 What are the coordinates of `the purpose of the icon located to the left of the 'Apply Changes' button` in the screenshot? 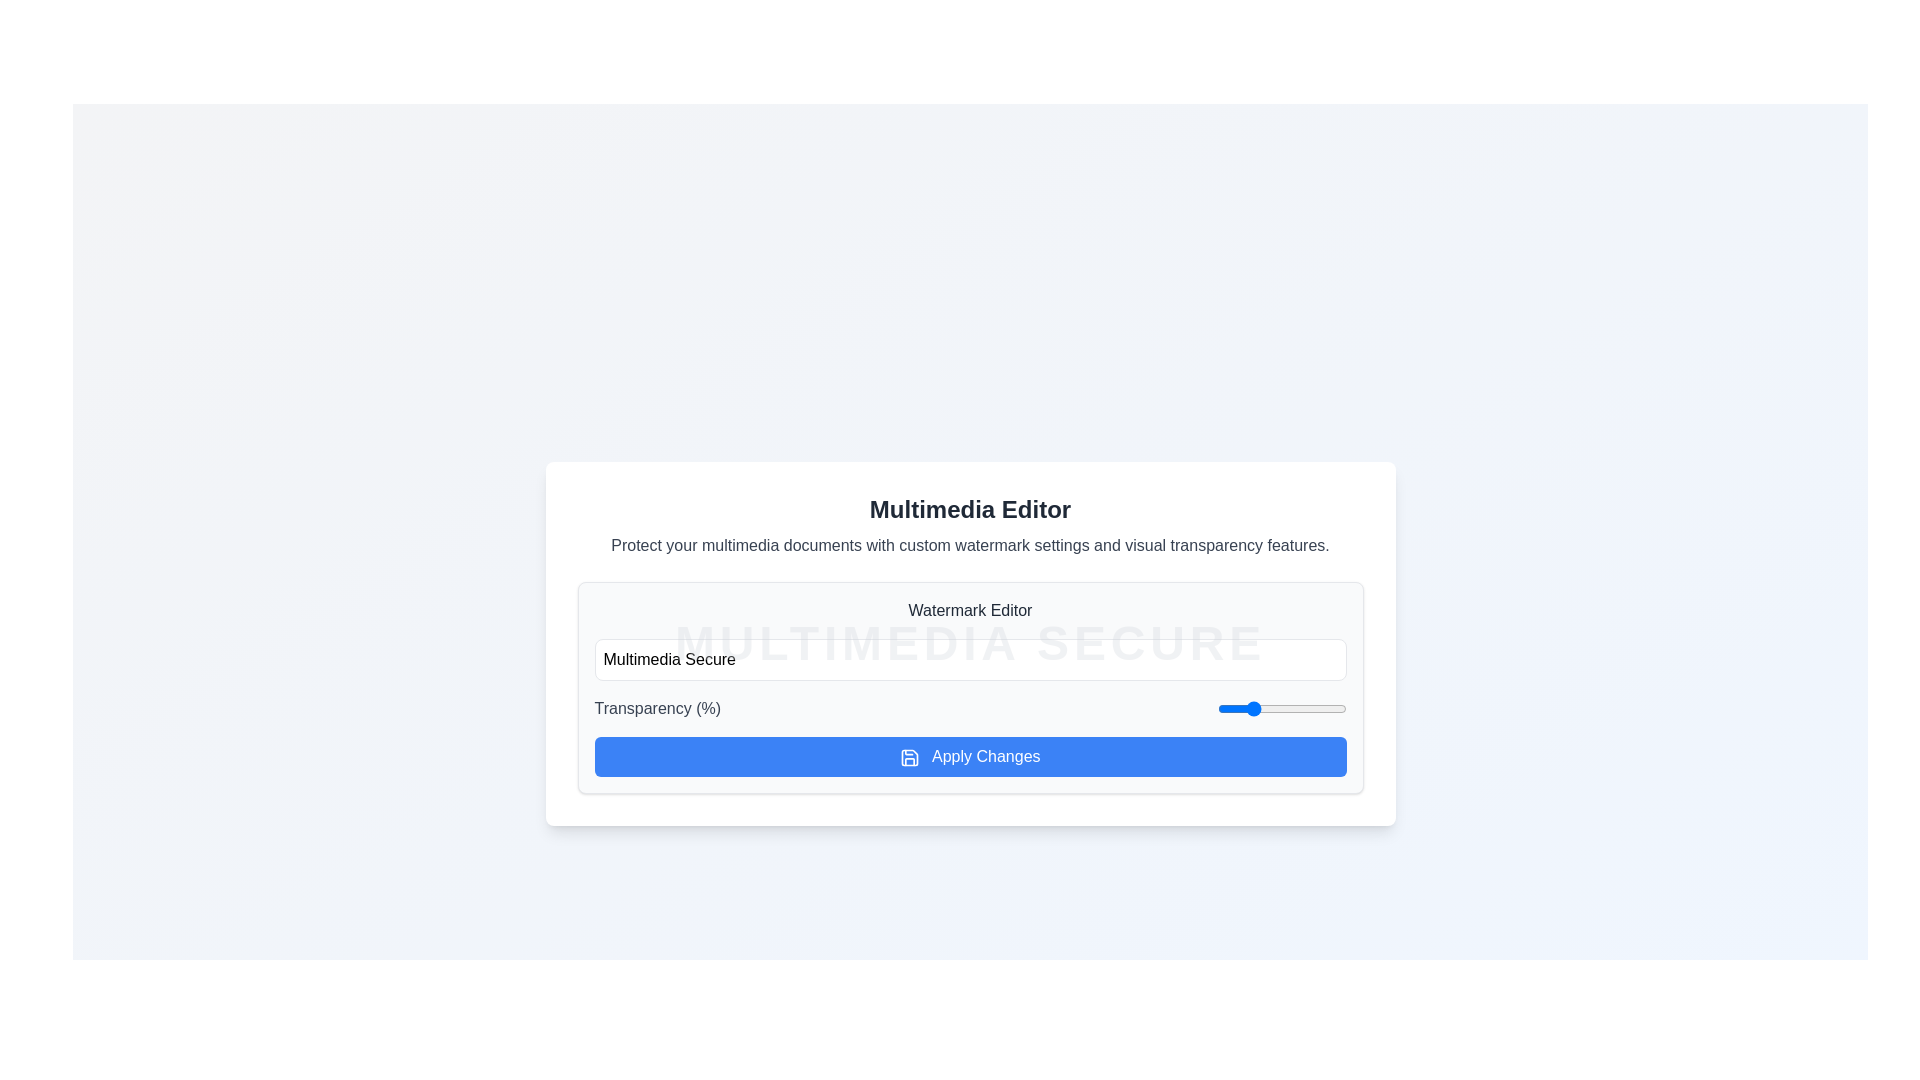 It's located at (909, 757).